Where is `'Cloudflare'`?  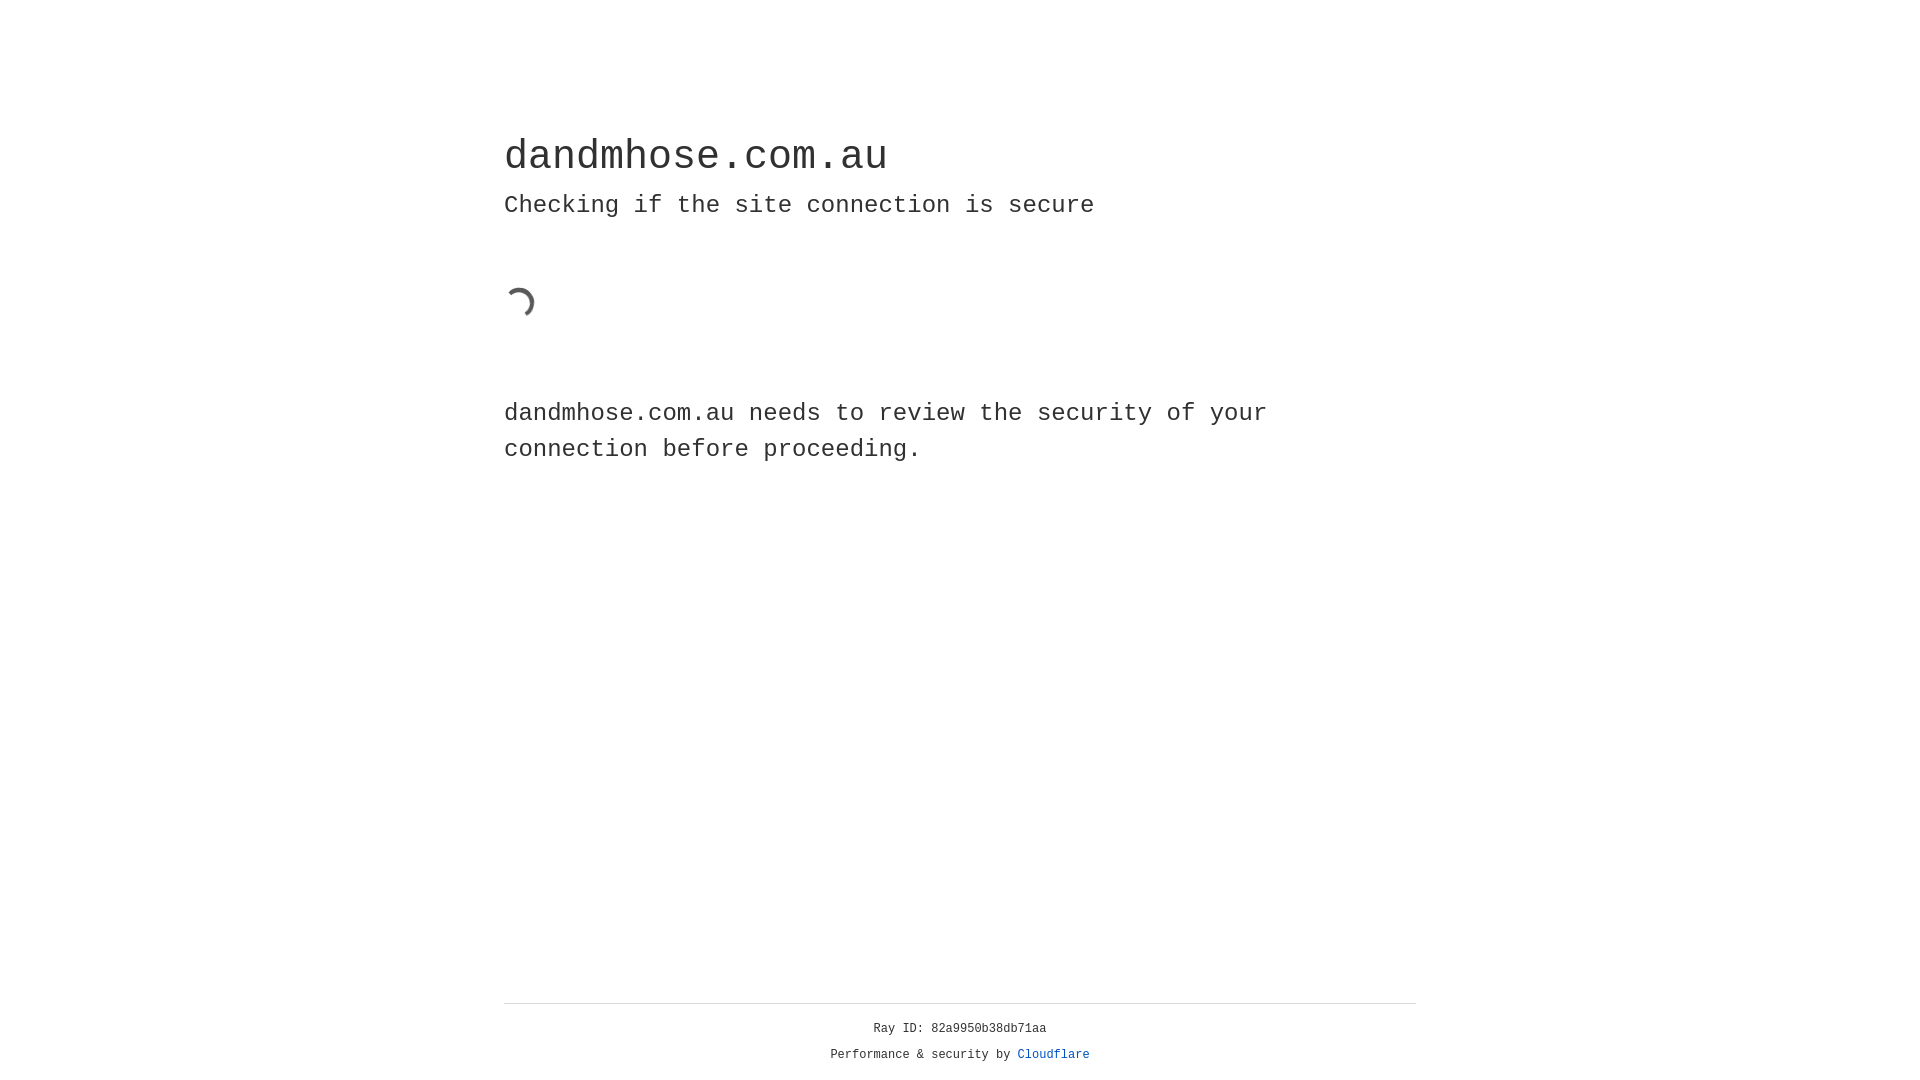
'Cloudflare' is located at coordinates (1053, 1054).